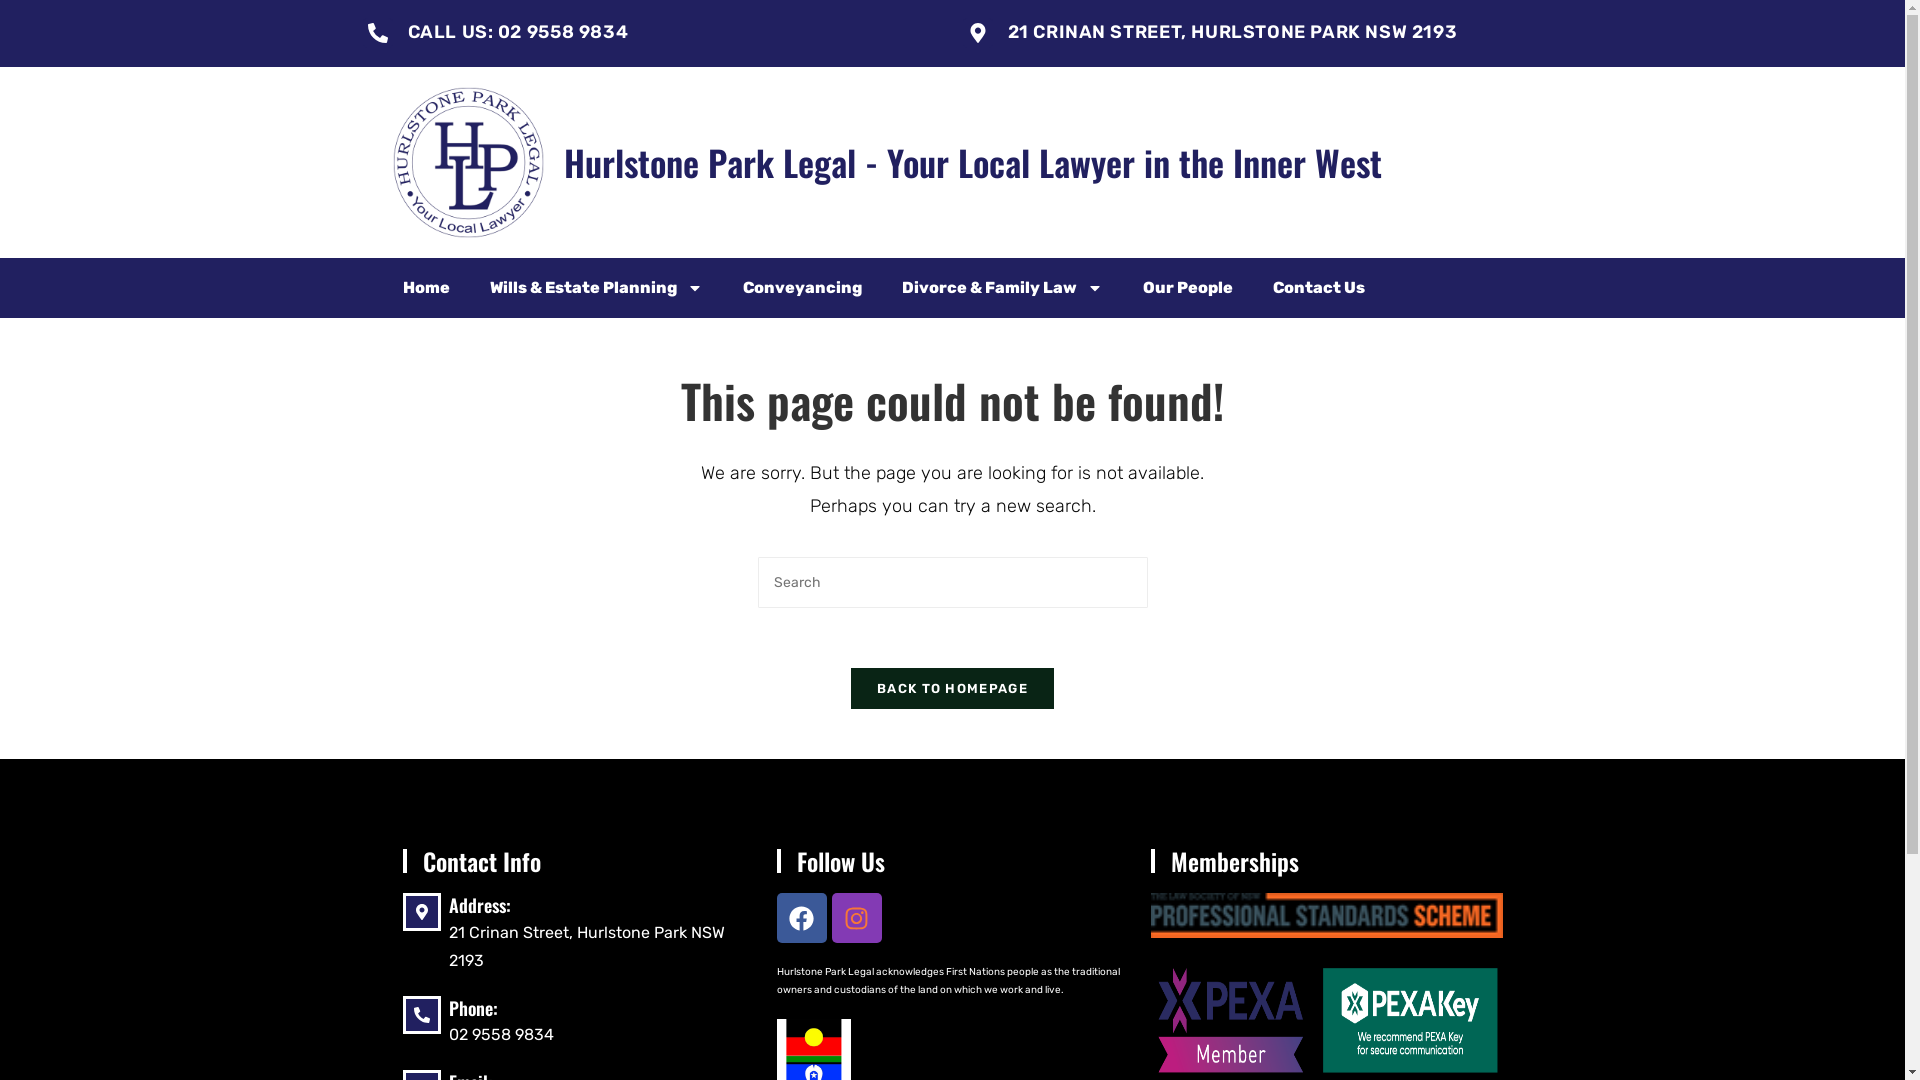  I want to click on 'Conveyancing', so click(801, 288).